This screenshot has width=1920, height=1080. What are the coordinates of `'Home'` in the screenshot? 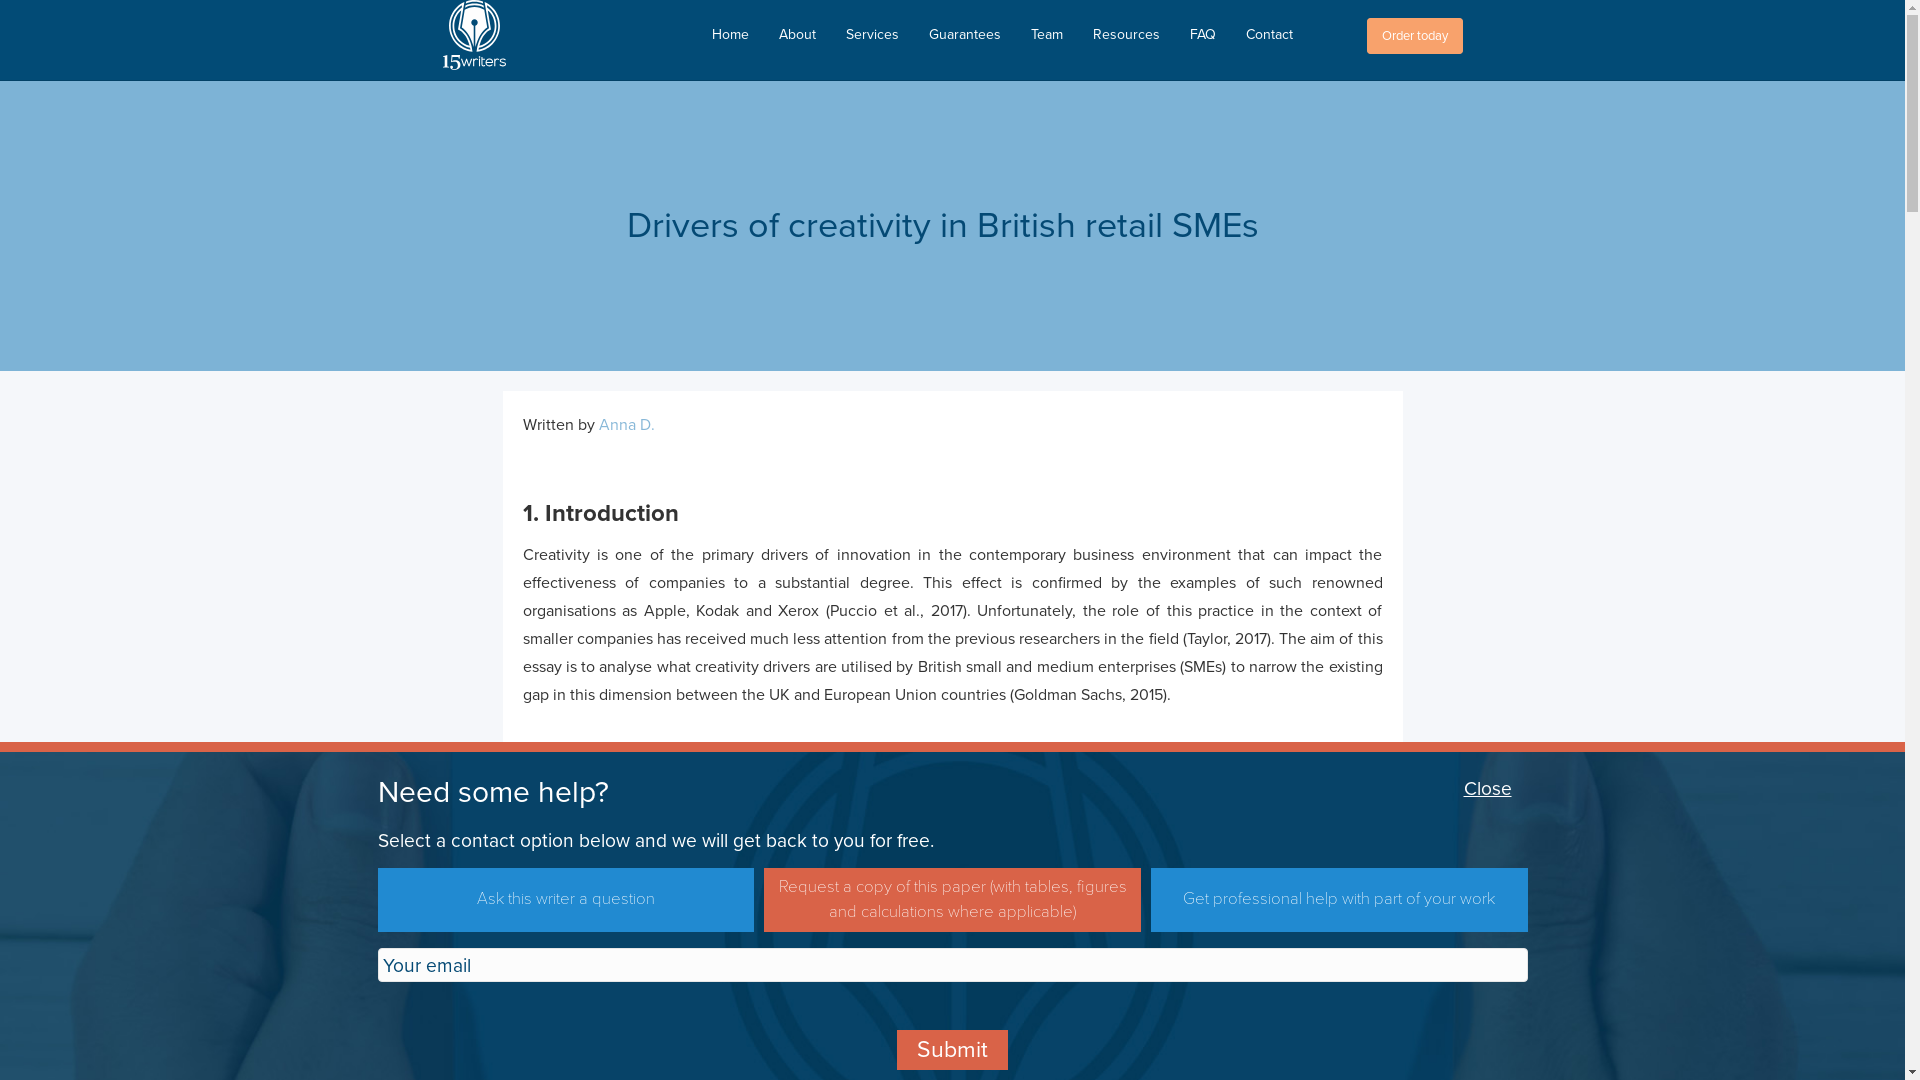 It's located at (696, 34).